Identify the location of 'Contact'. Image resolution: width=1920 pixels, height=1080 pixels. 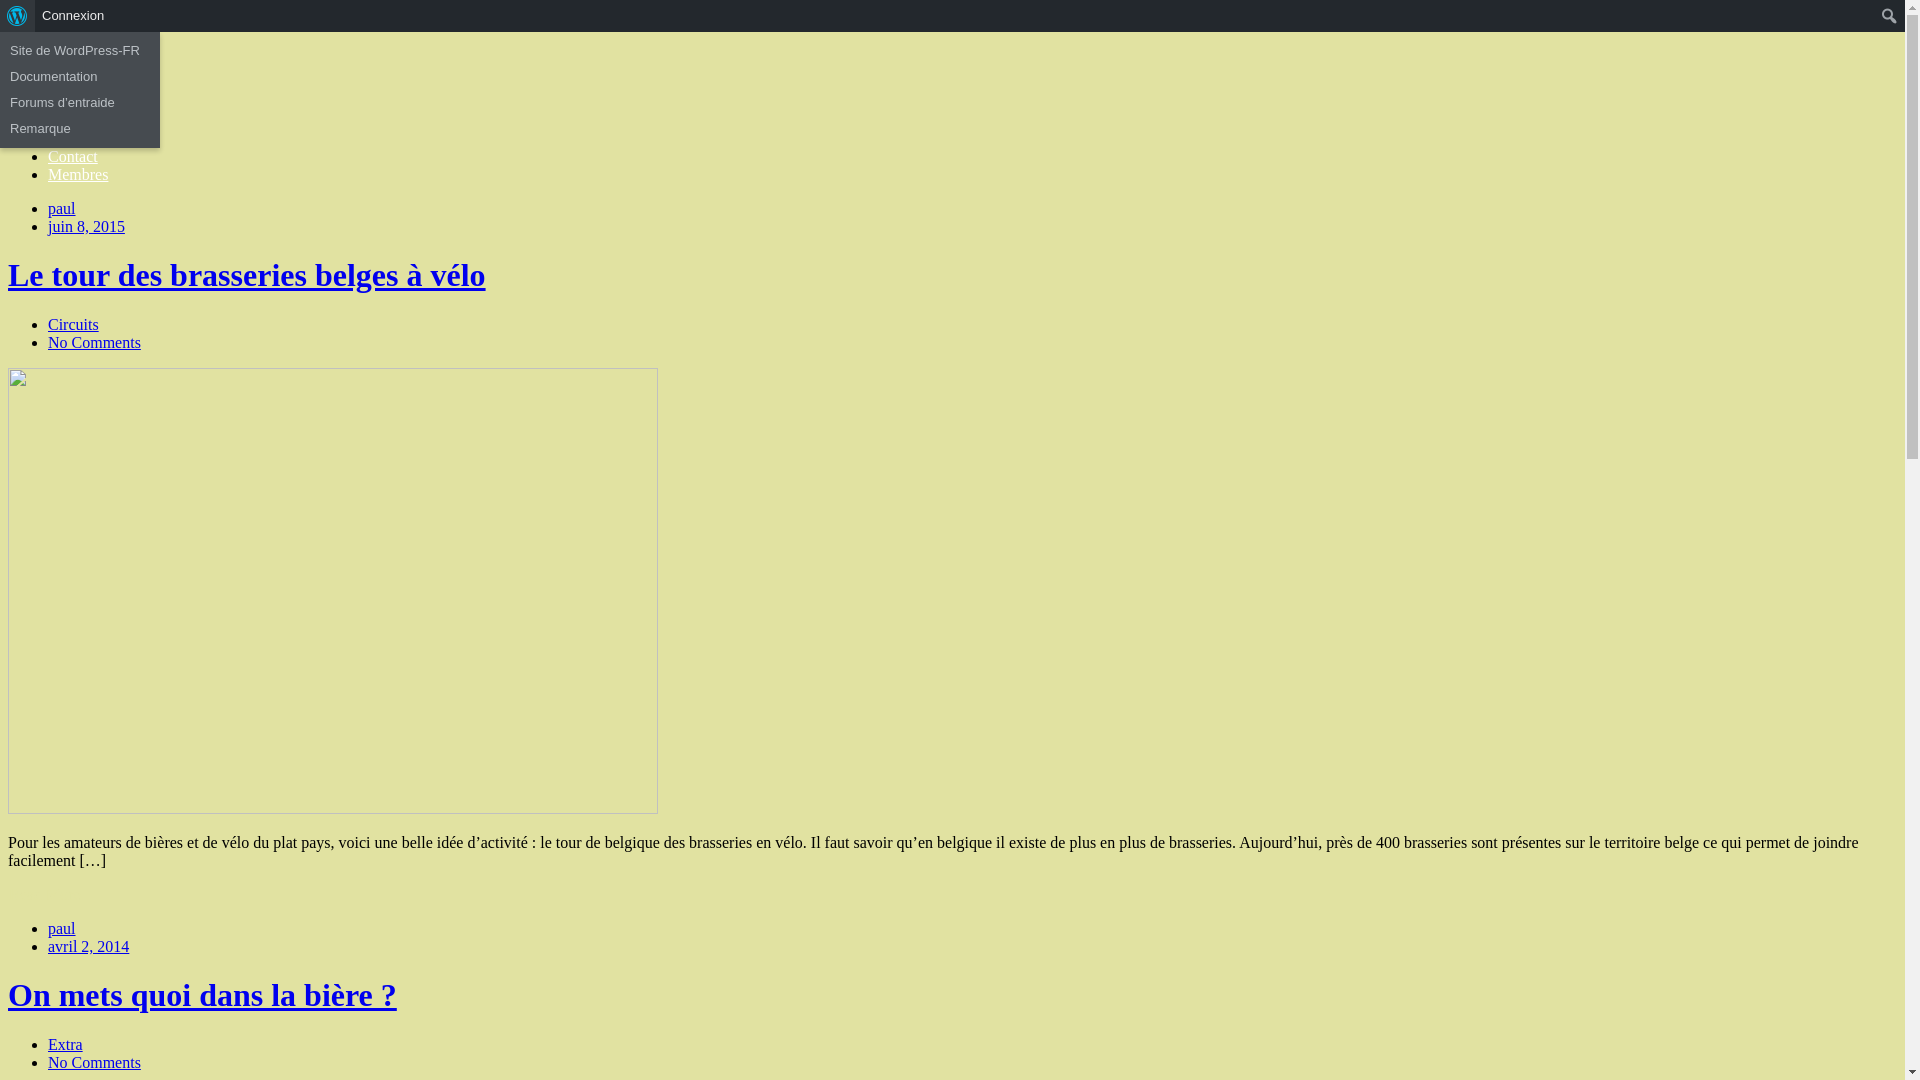
(72, 155).